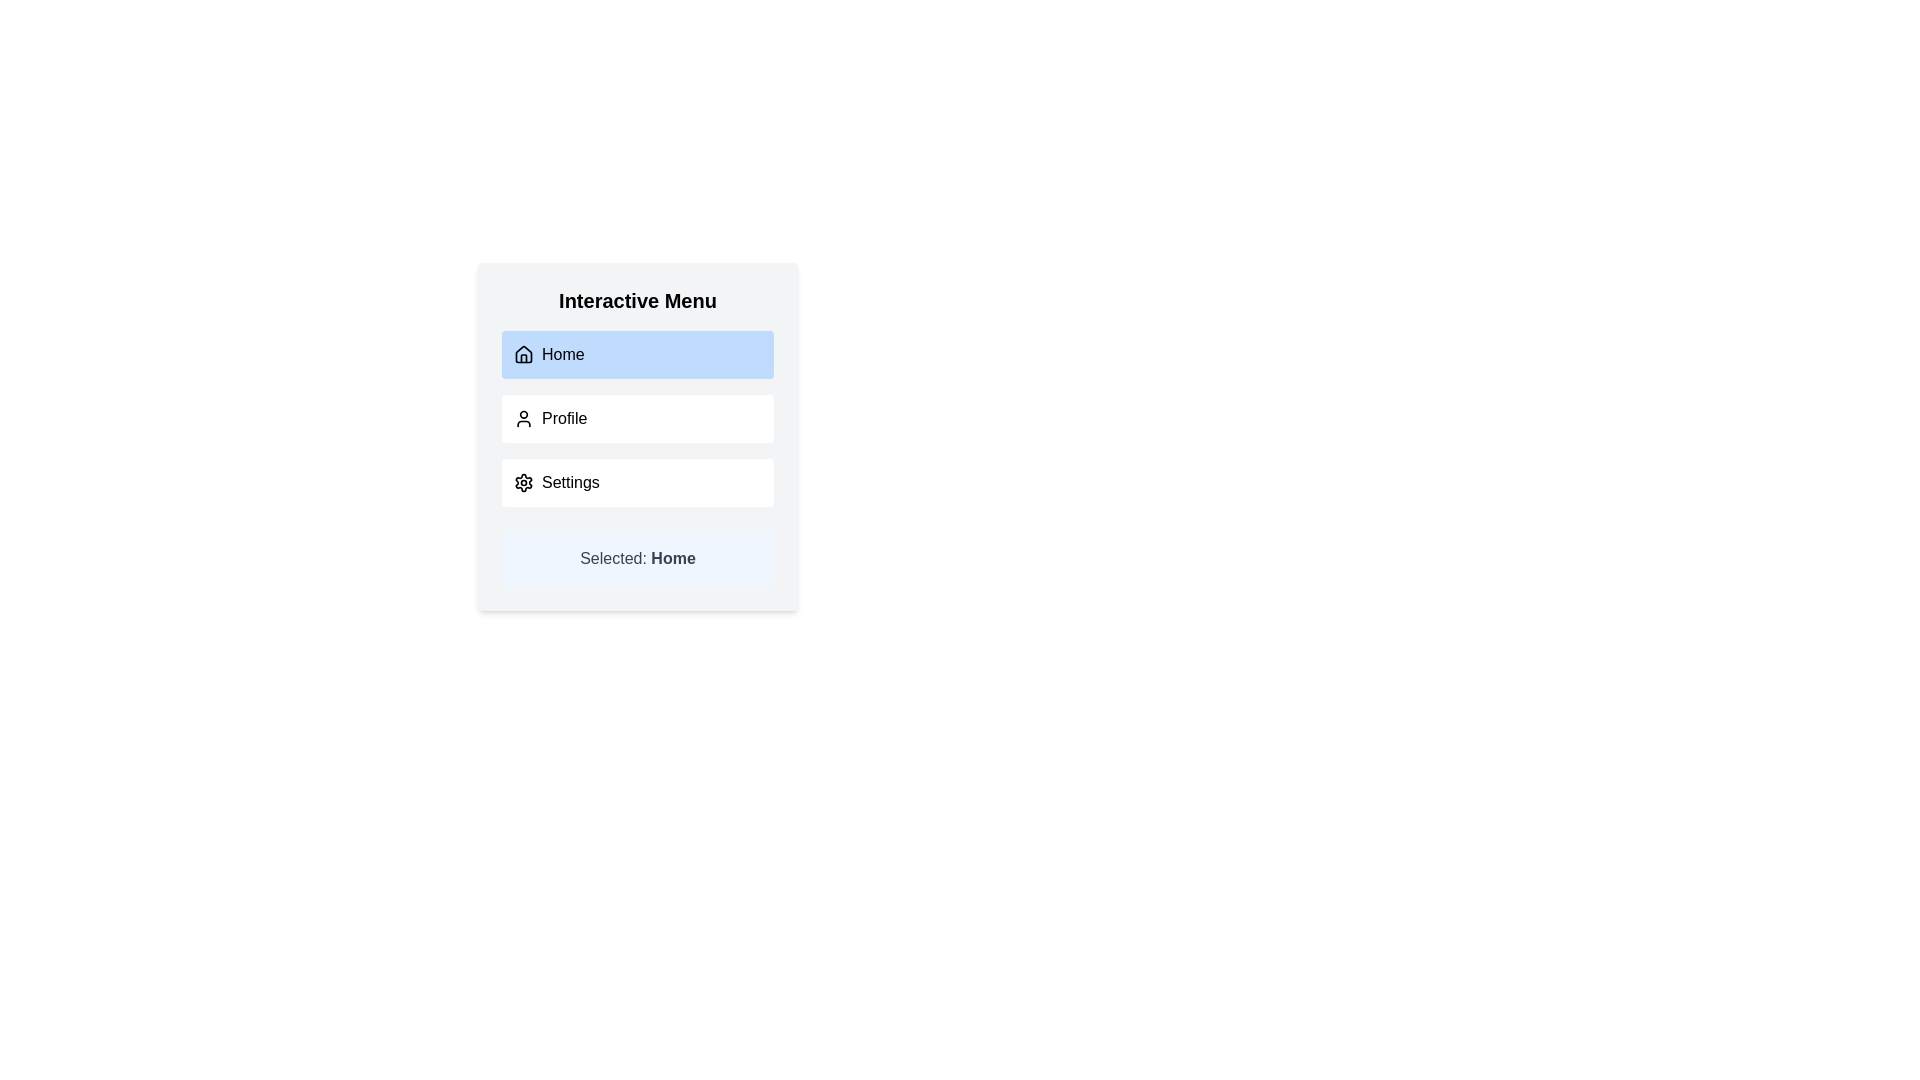  I want to click on the cog icon in the Settings menu, so click(523, 482).